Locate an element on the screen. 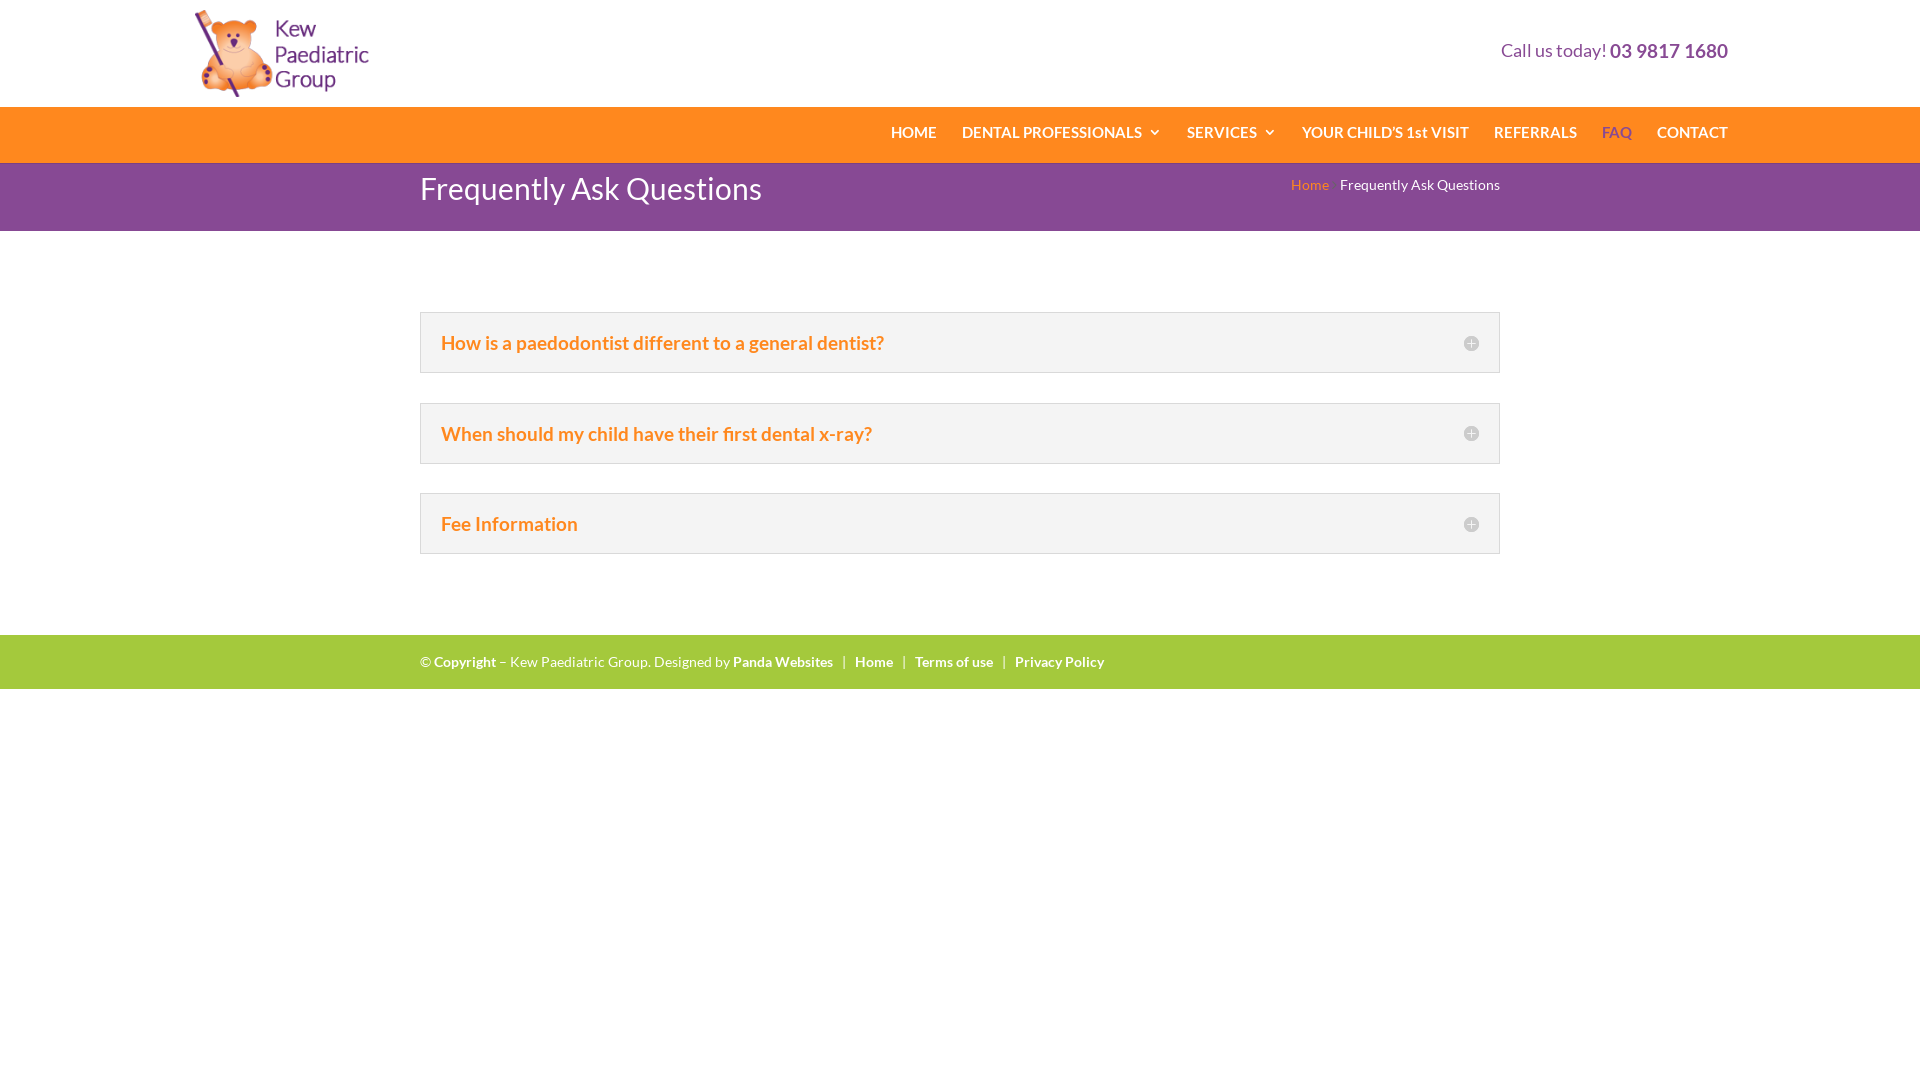 The image size is (1920, 1080). 'REFERRALS' is located at coordinates (1534, 131).